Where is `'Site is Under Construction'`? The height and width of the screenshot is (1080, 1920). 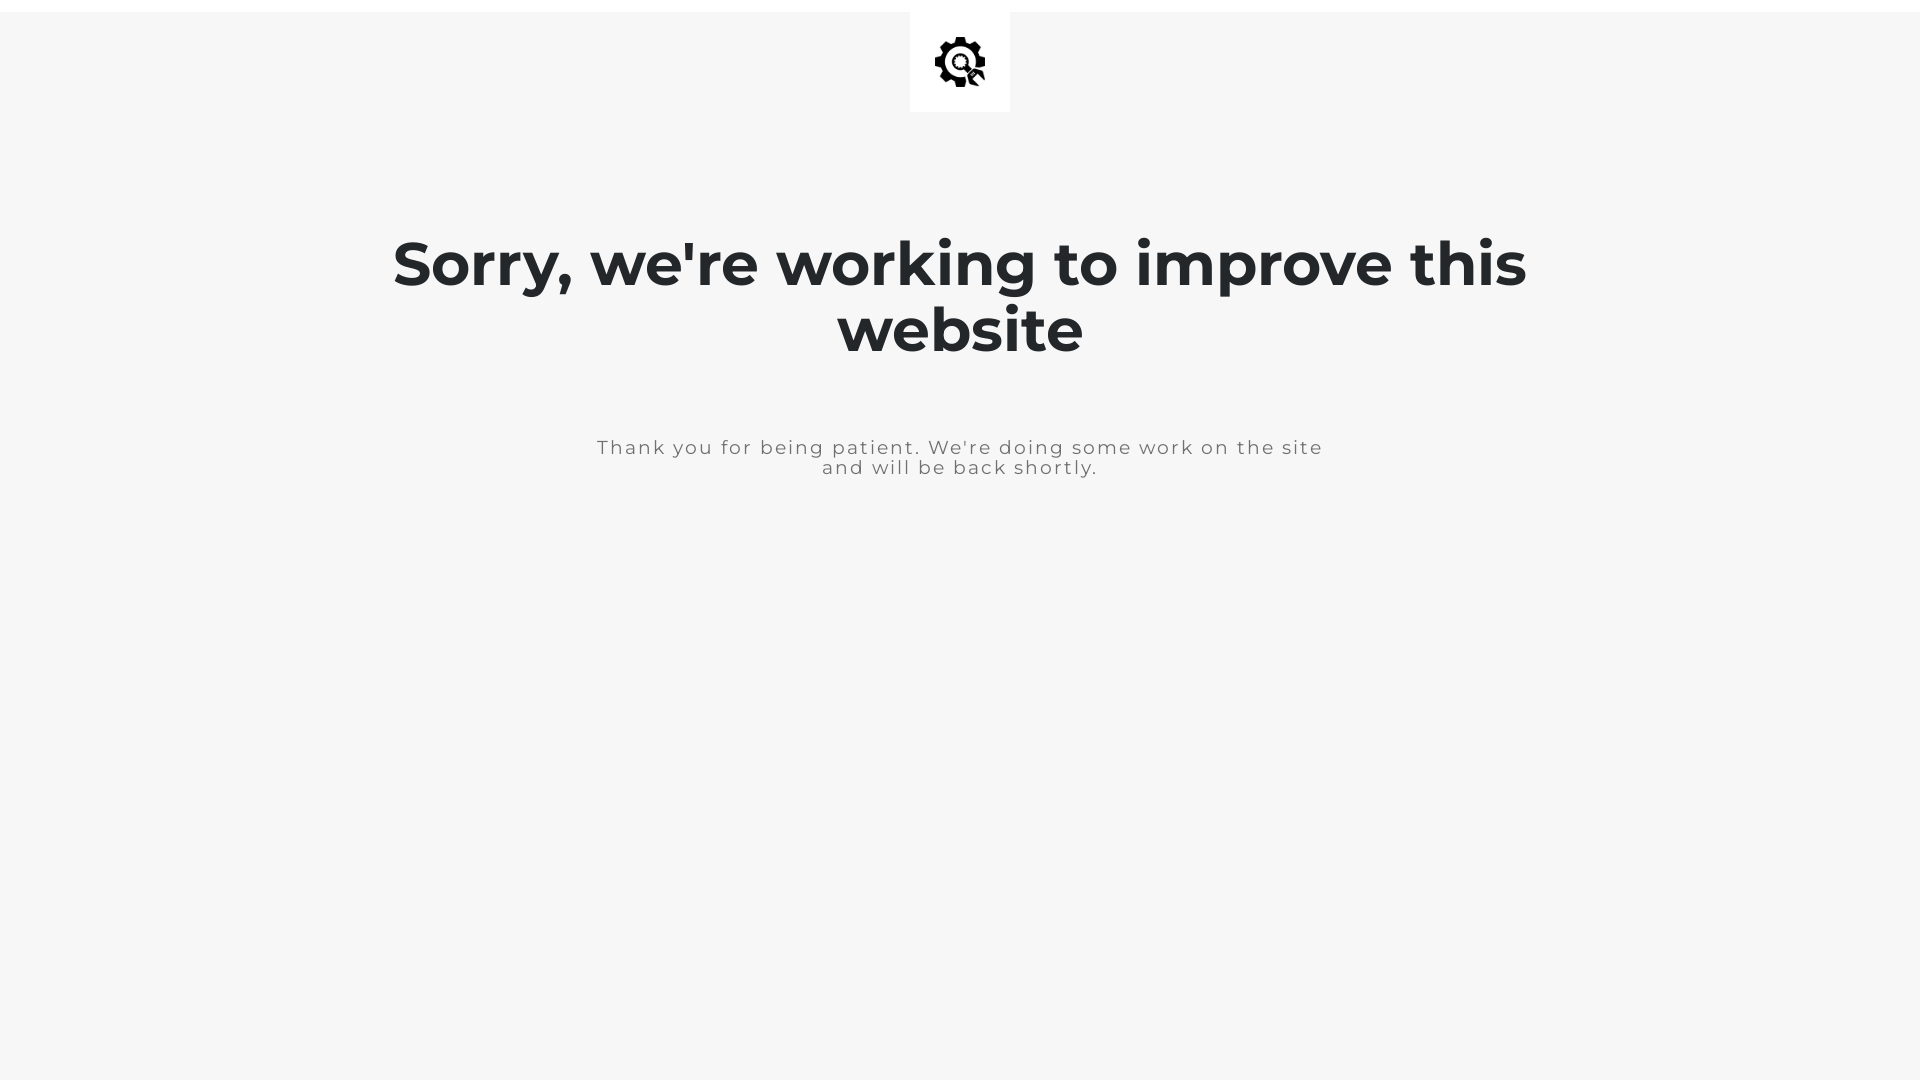
'Site is Under Construction' is located at coordinates (960, 60).